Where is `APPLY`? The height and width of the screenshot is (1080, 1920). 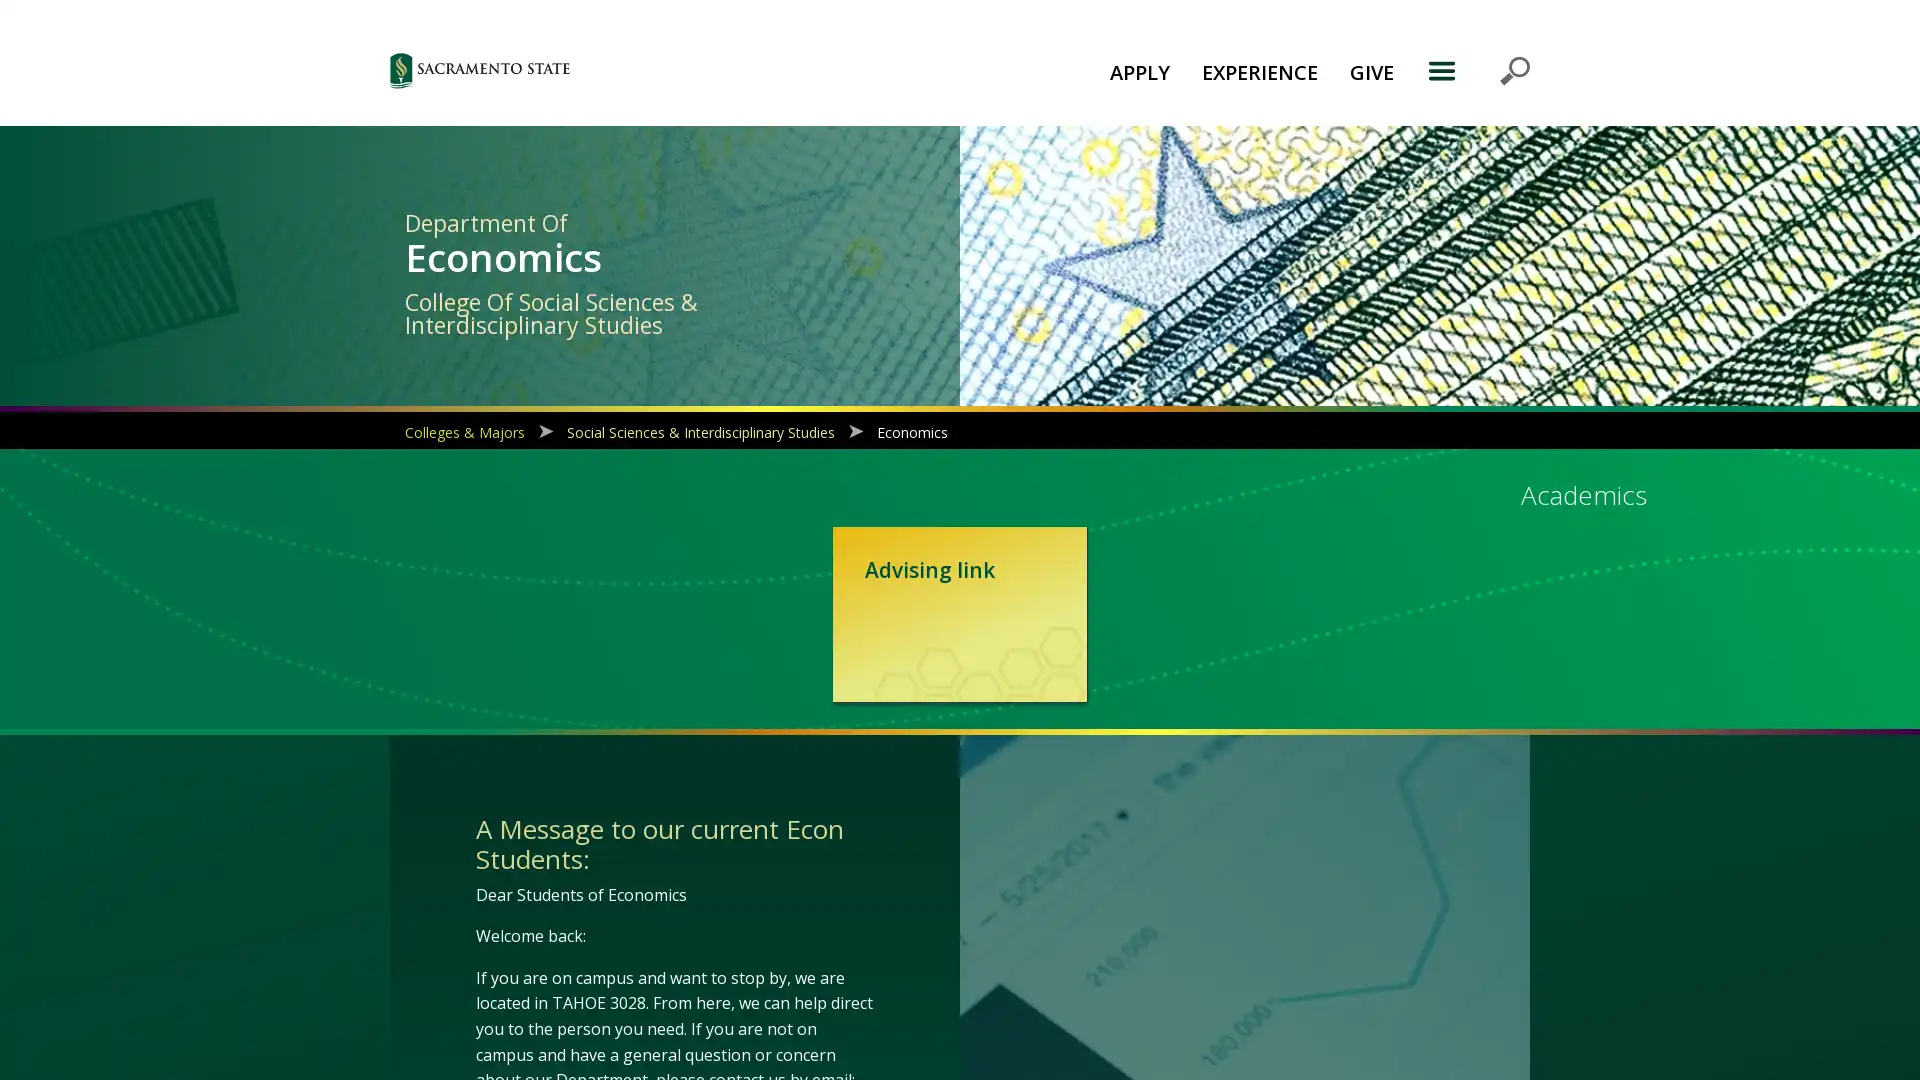
APPLY is located at coordinates (1140, 69).